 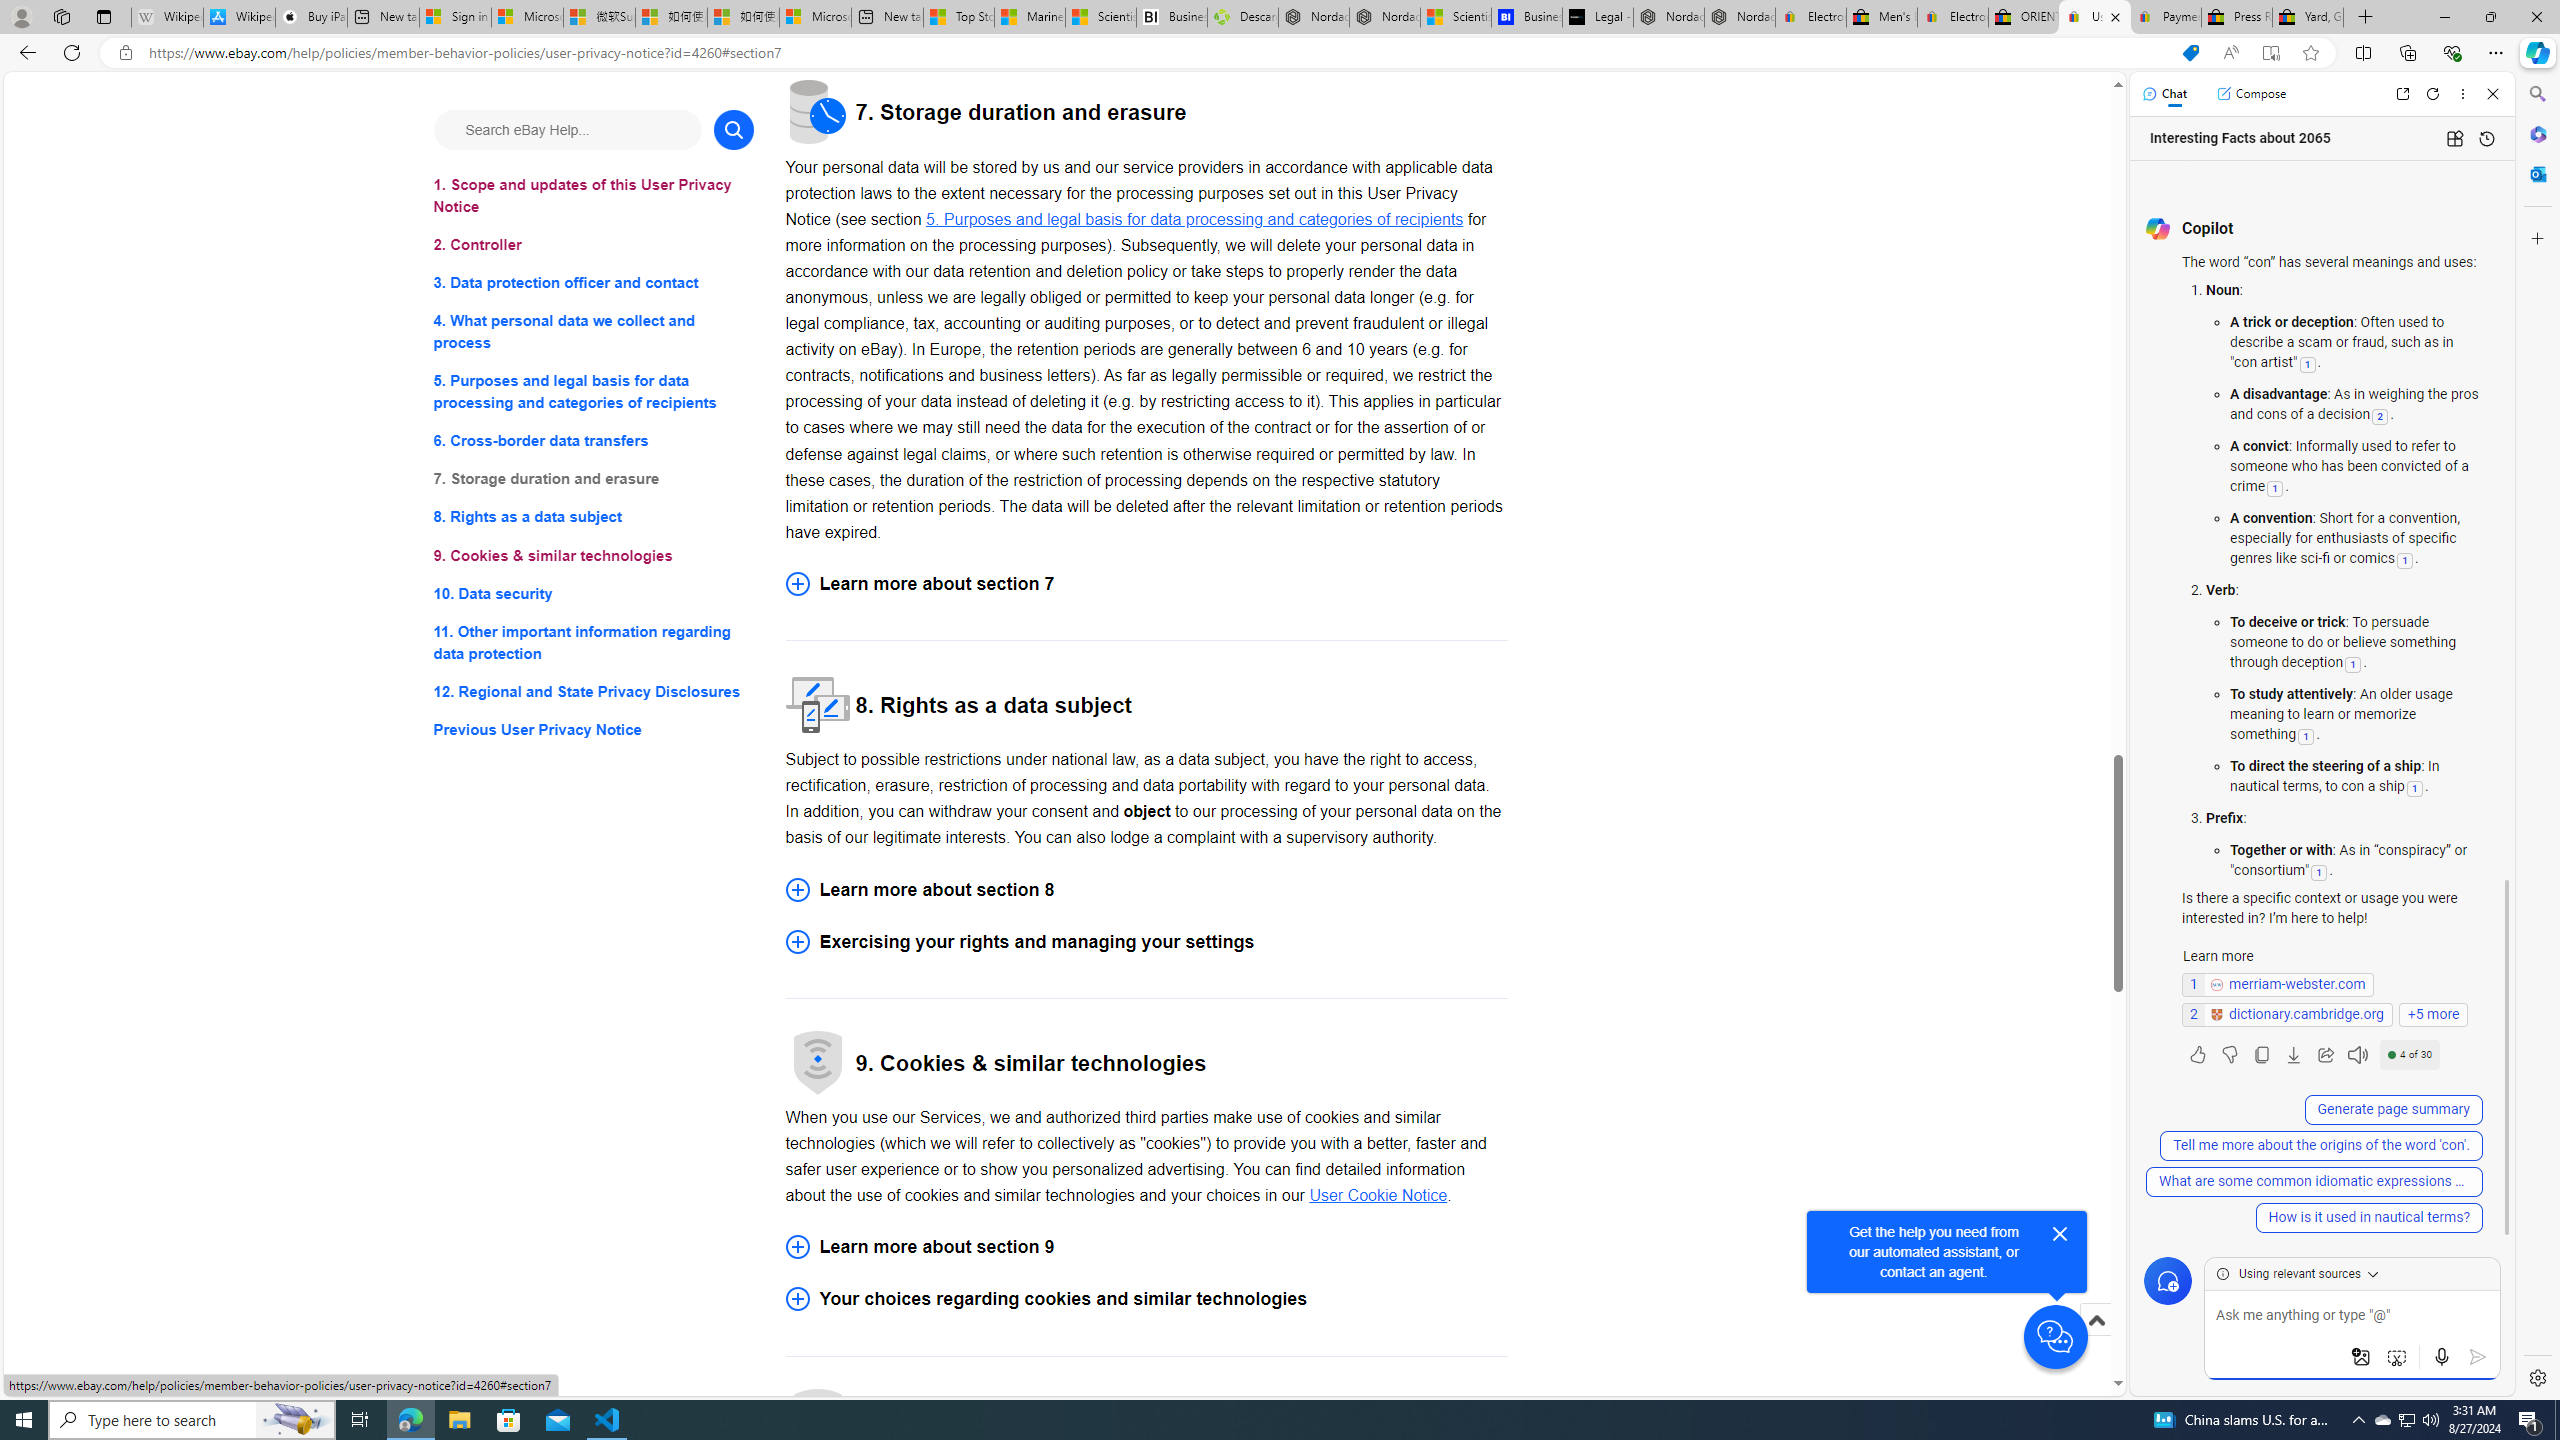 What do you see at coordinates (592, 244) in the screenshot?
I see `'2. Controller'` at bounding box center [592, 244].